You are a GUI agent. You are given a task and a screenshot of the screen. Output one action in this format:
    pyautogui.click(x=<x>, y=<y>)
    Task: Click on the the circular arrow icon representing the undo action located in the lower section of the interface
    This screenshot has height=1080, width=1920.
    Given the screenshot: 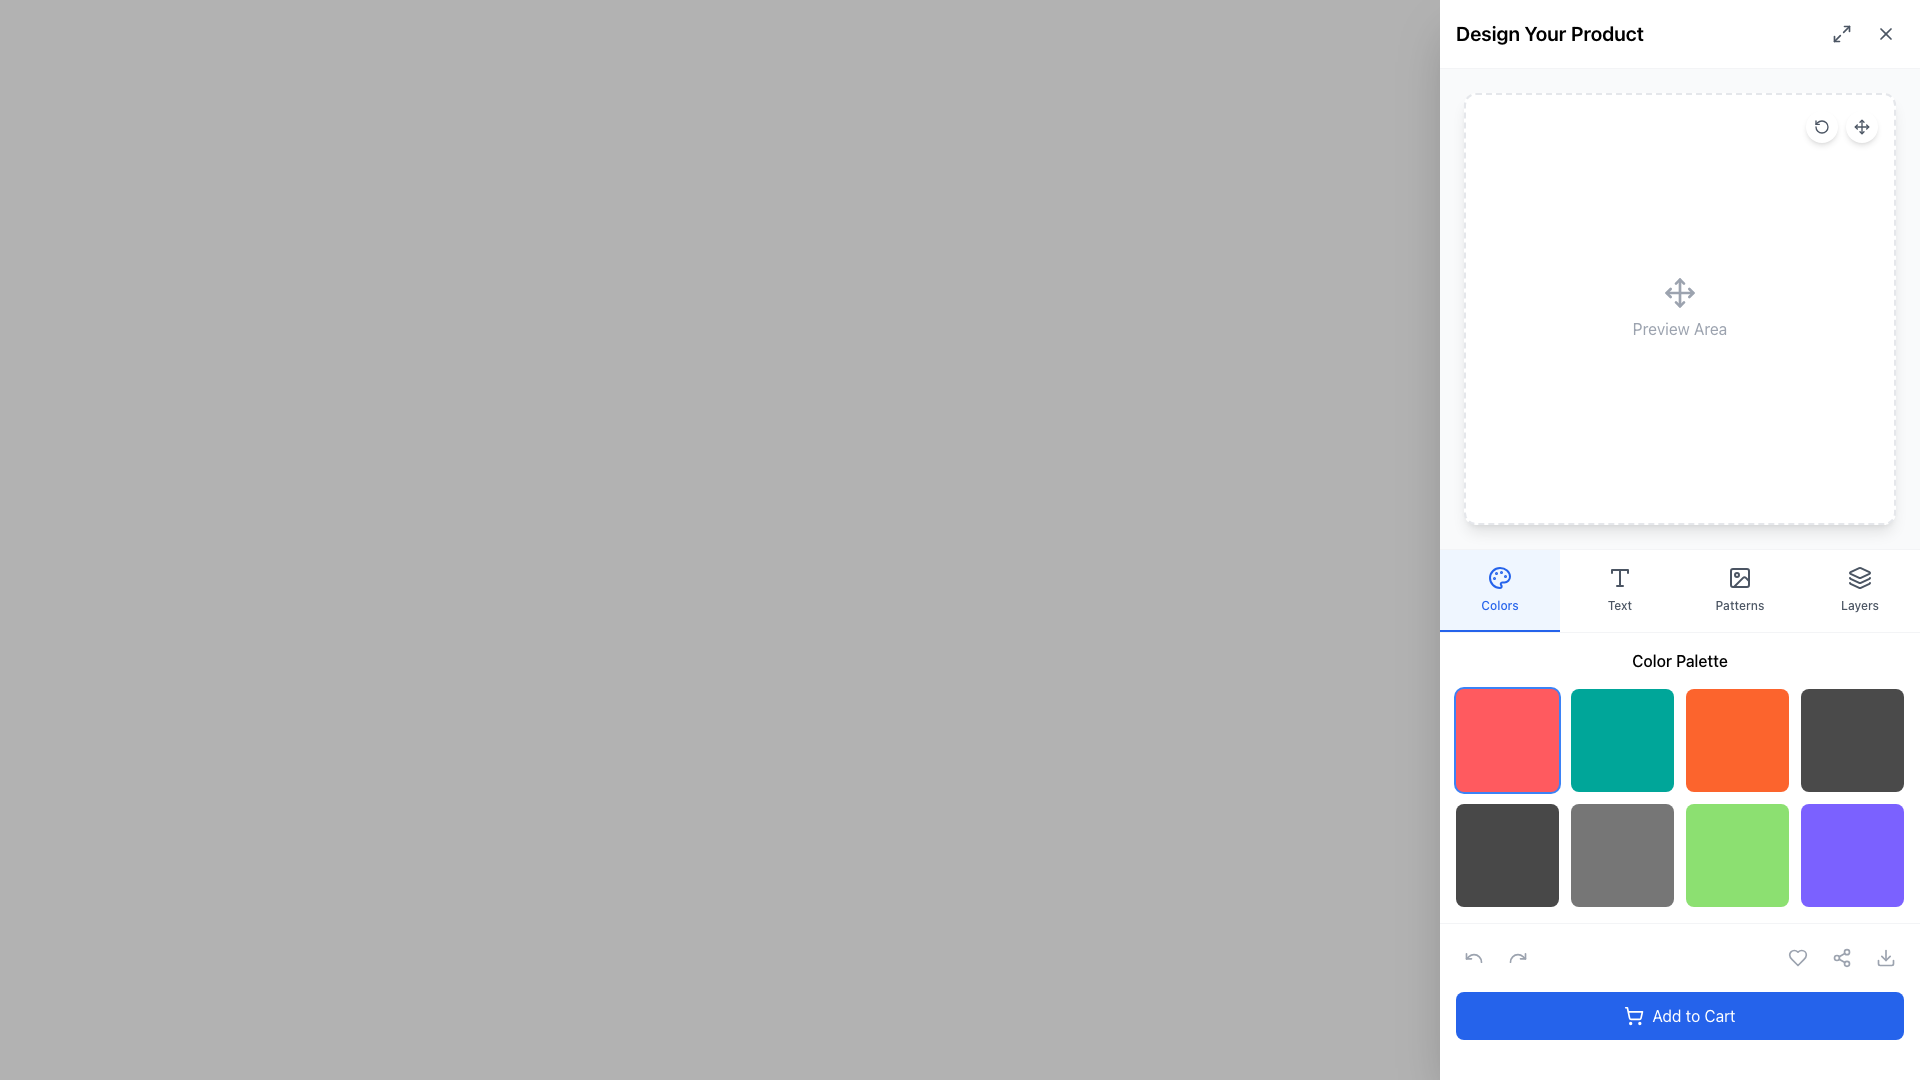 What is the action you would take?
    pyautogui.click(x=1473, y=956)
    